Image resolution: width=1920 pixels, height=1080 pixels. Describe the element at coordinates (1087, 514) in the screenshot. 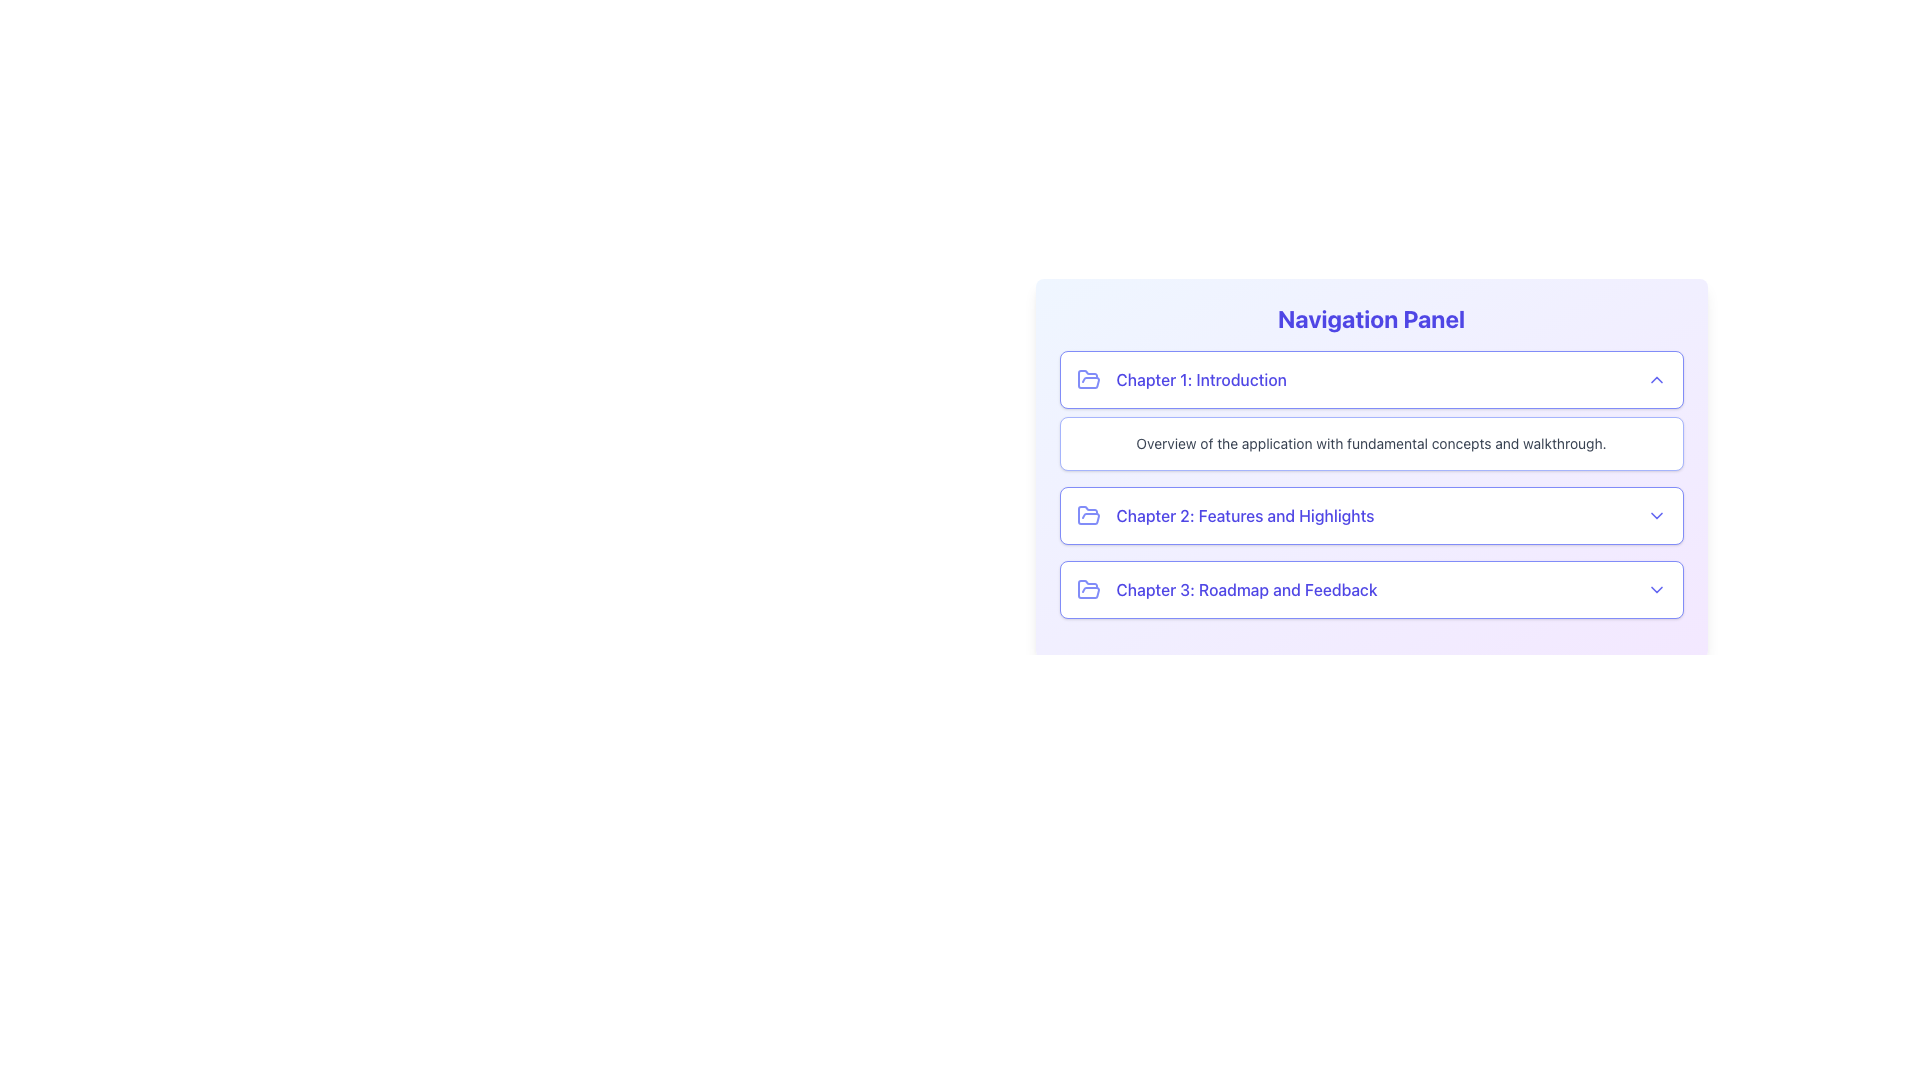

I see `the blue outlined folder icon located on the navigation panel, which is positioned to the left of the 'Chapter 2: Features and Highlights' text` at that location.